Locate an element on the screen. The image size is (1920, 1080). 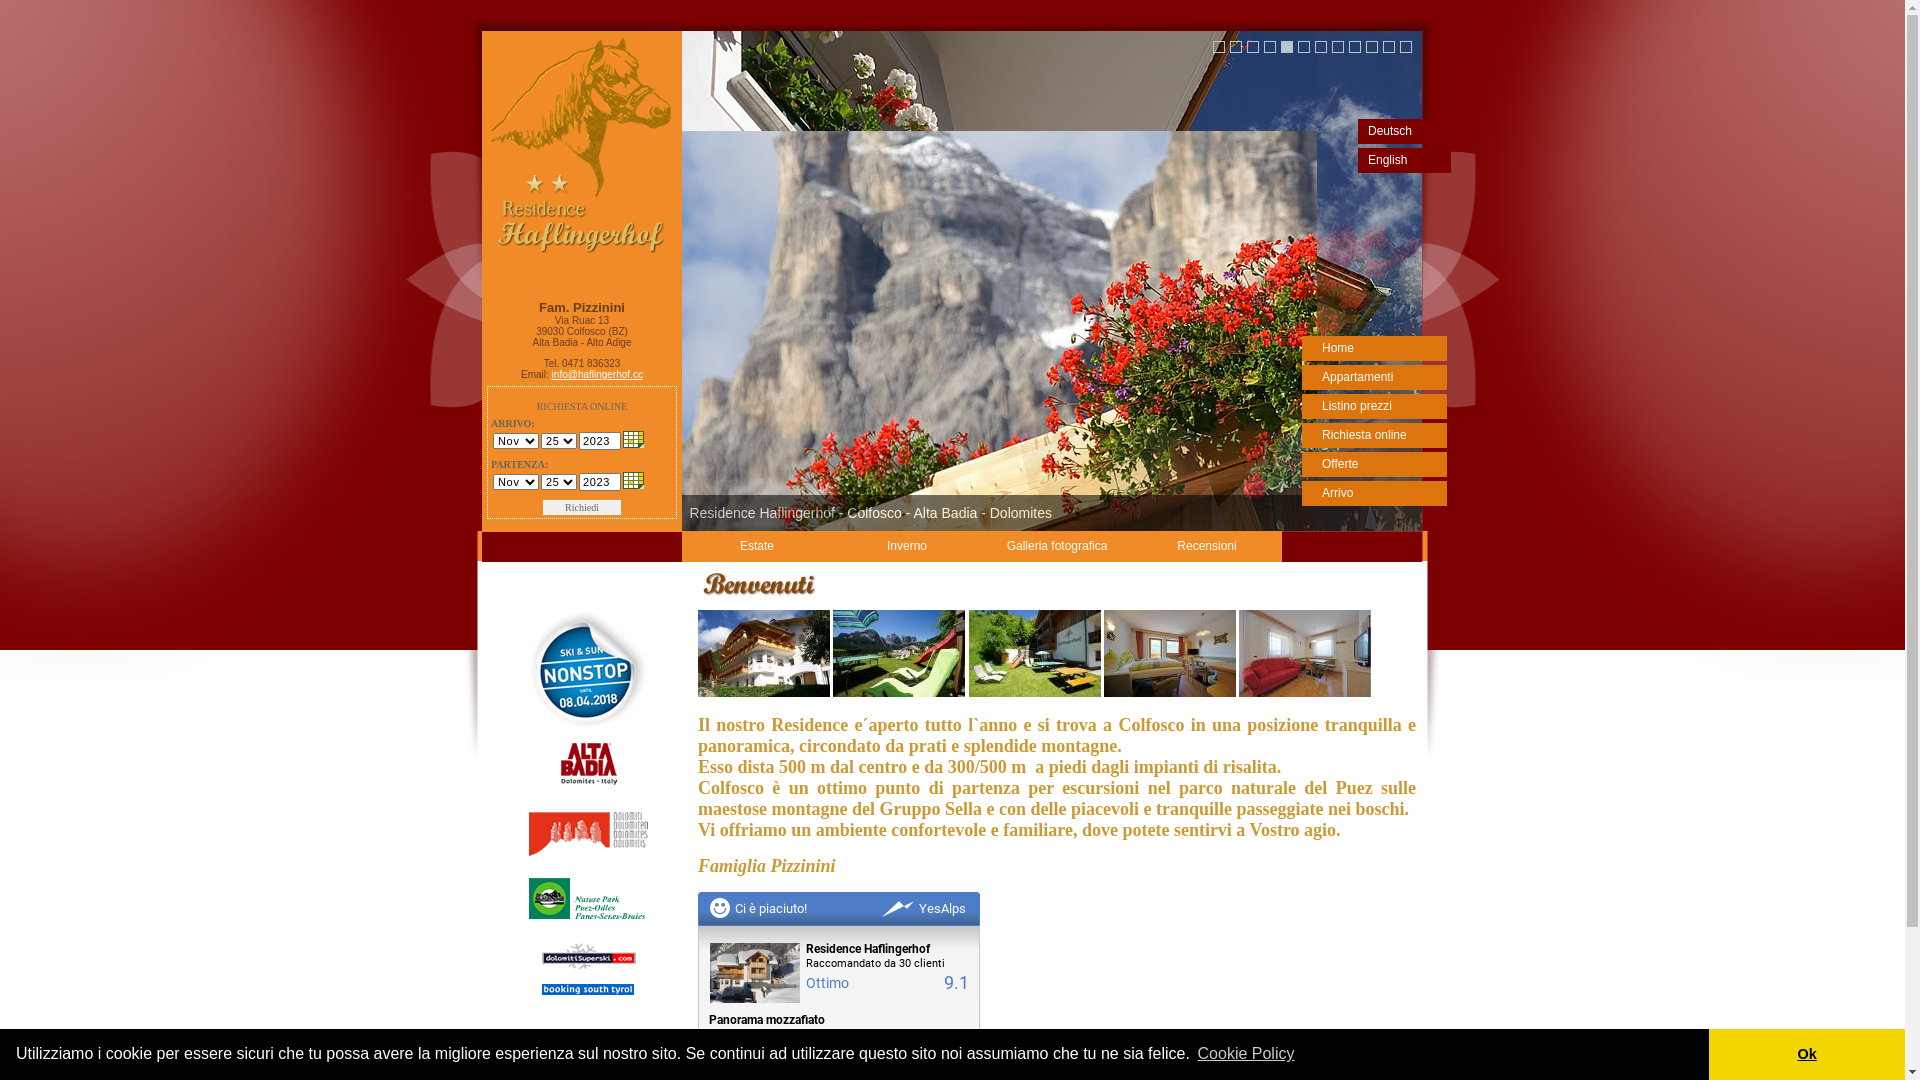
'Year' is located at coordinates (599, 439).